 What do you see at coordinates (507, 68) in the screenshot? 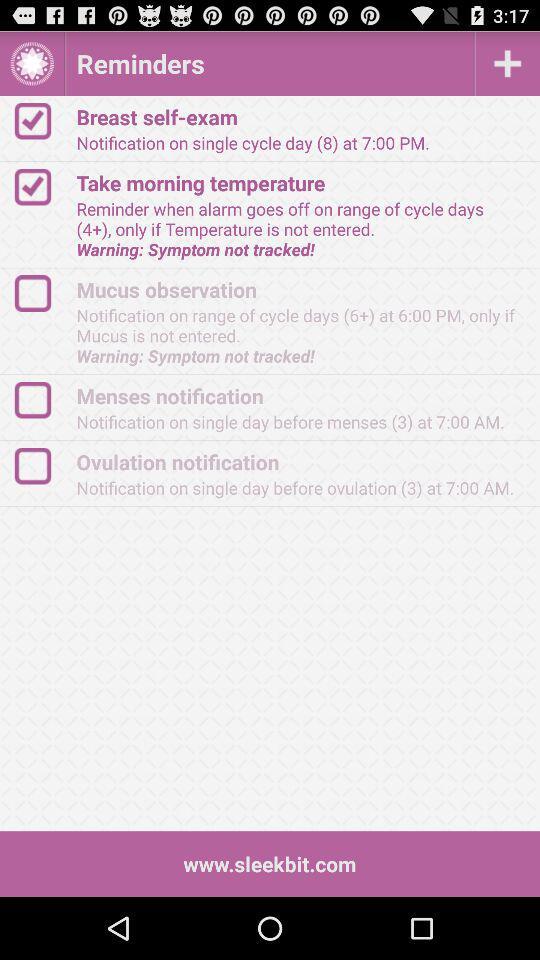
I see `the add icon` at bounding box center [507, 68].